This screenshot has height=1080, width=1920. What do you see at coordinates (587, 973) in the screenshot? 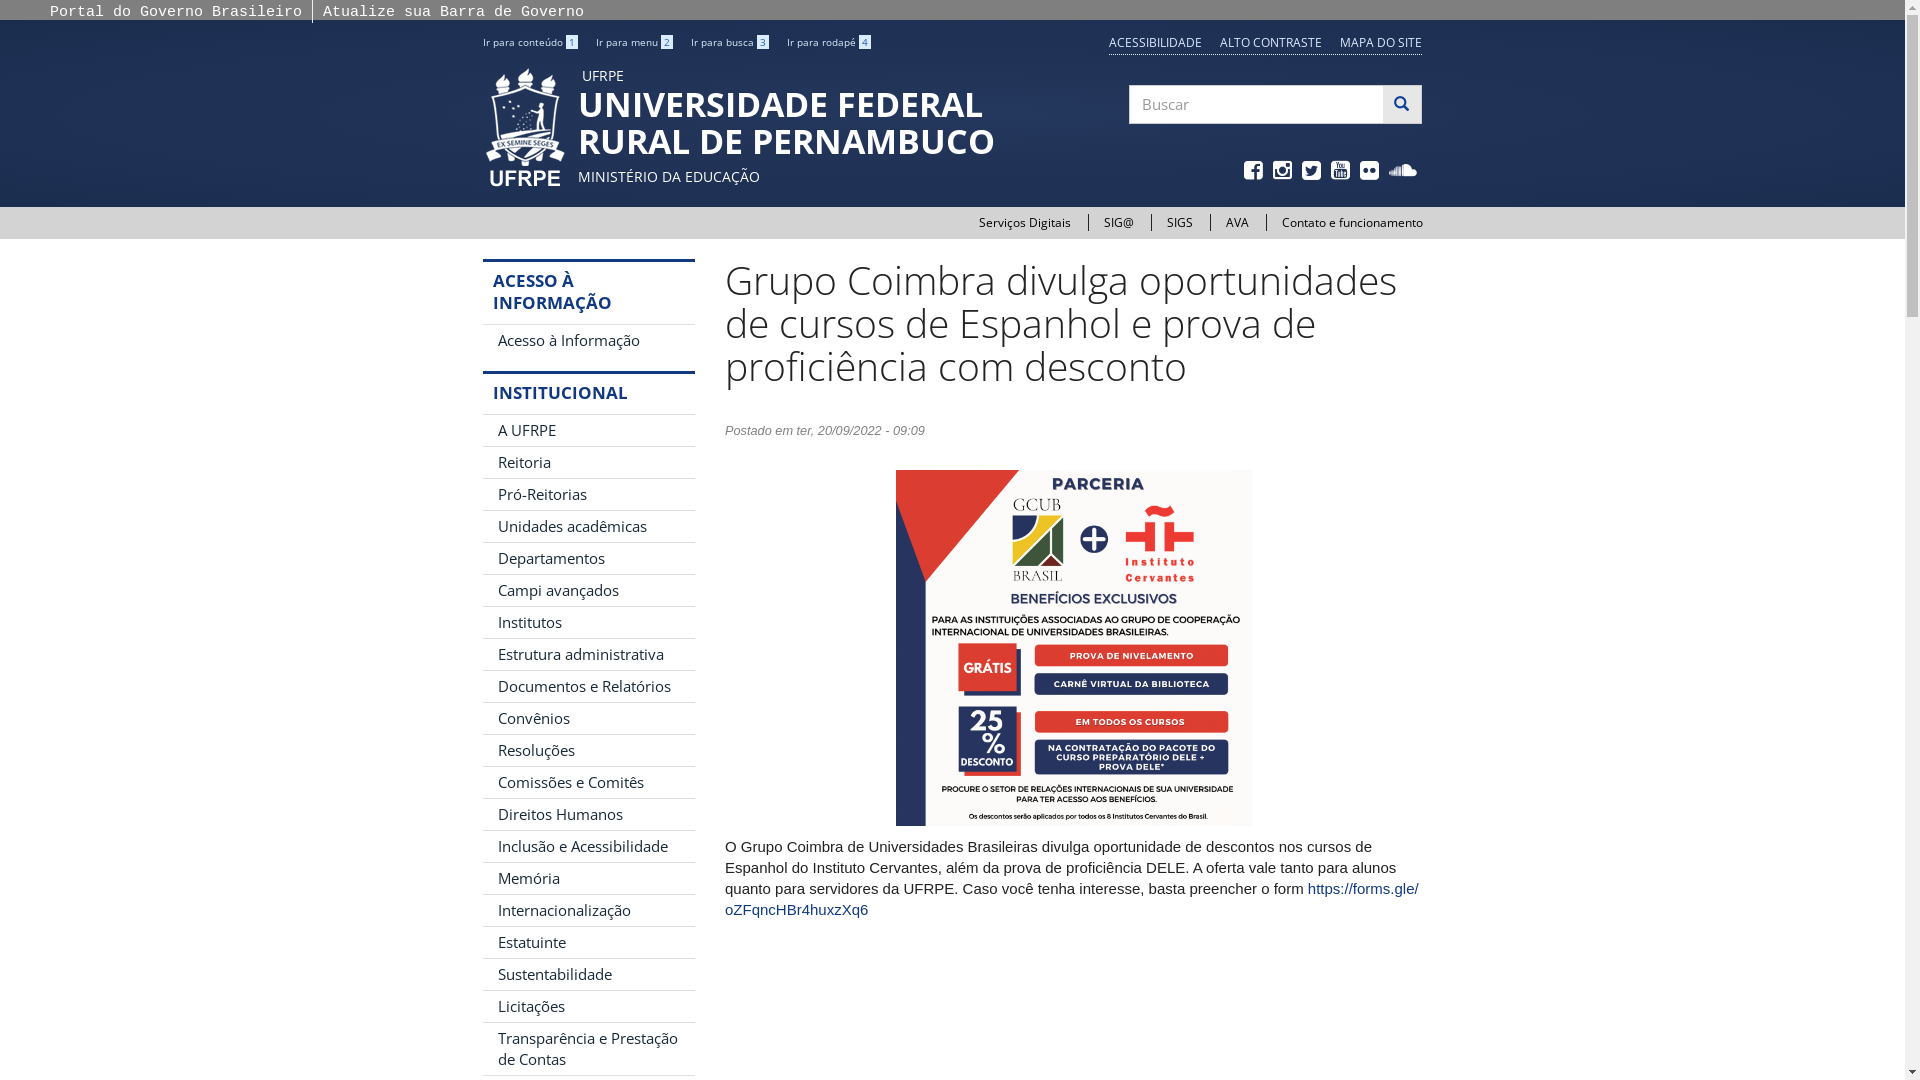
I see `'Sustentabilidade'` at bounding box center [587, 973].